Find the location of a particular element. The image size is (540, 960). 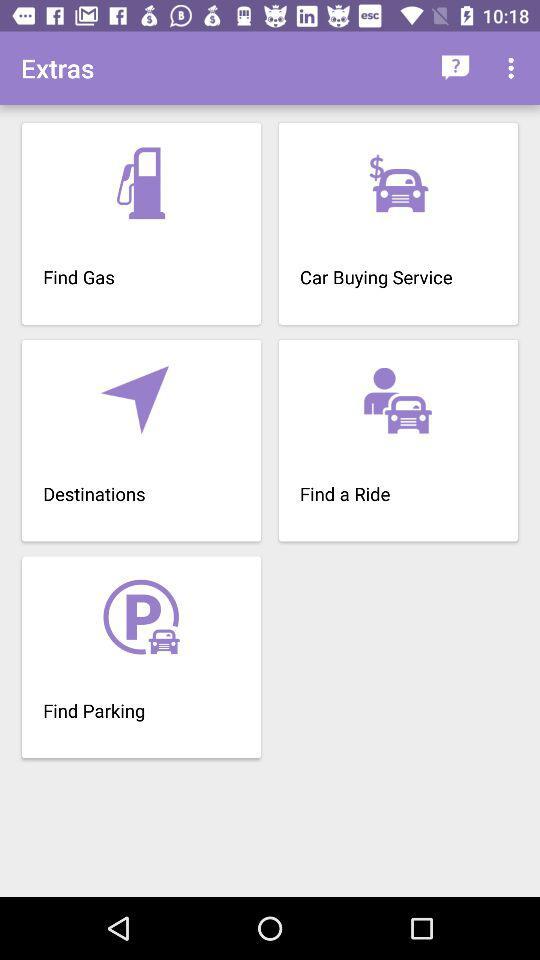

the icon above car buying service icon is located at coordinates (513, 68).